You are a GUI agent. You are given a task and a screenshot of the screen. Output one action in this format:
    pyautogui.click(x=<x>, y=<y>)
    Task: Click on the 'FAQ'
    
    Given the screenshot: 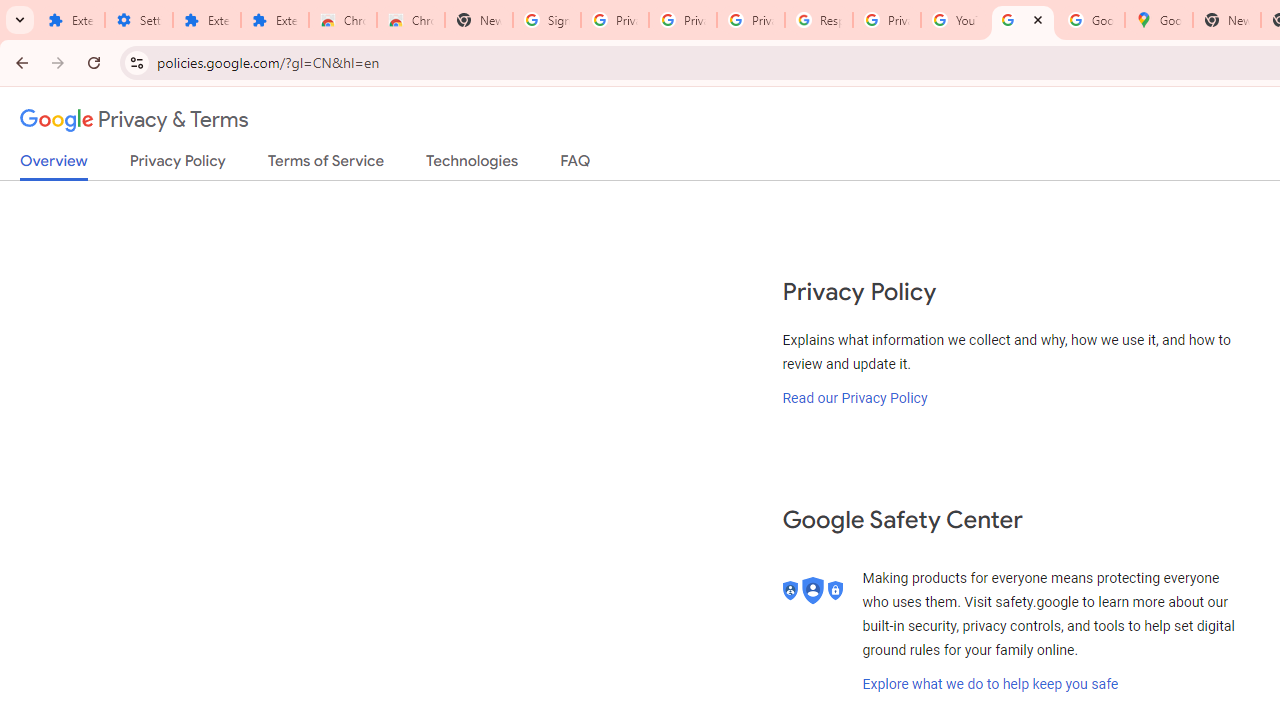 What is the action you would take?
    pyautogui.click(x=575, y=164)
    